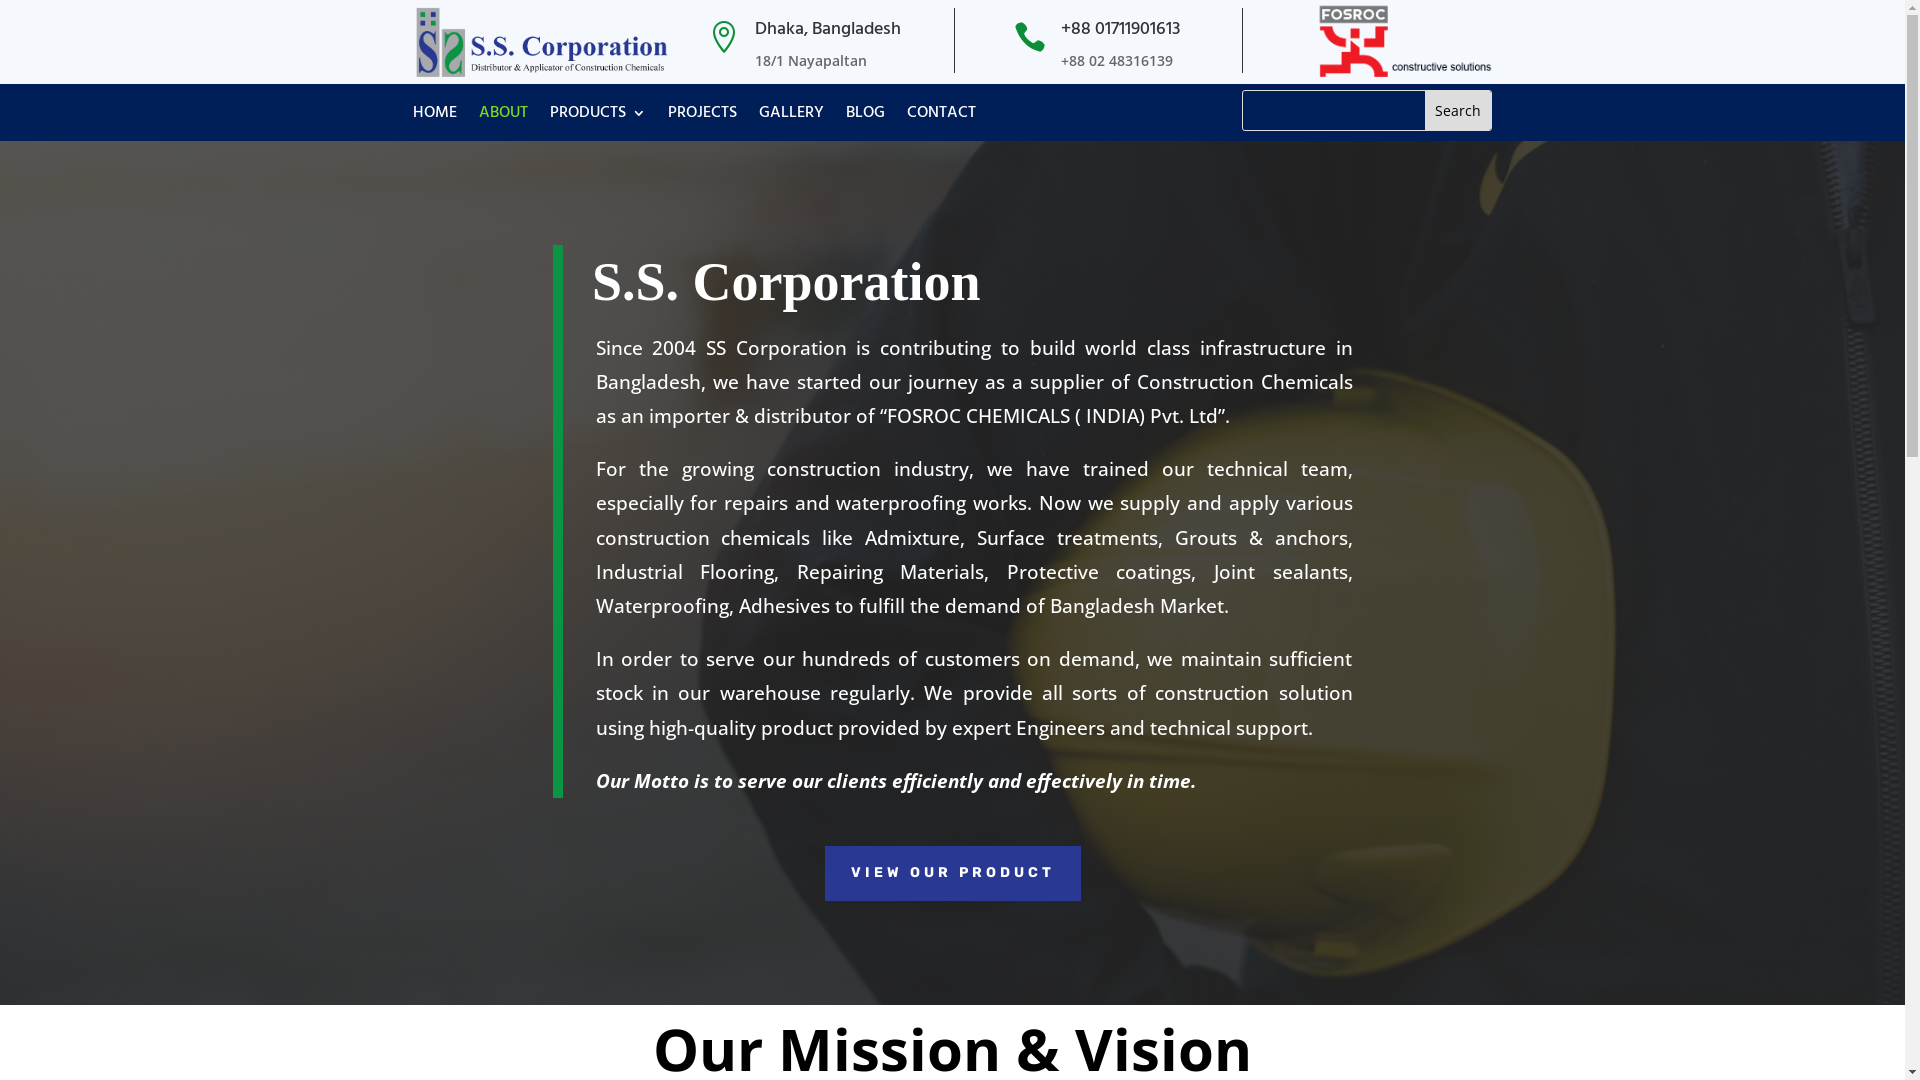  Describe the element at coordinates (939, 116) in the screenshot. I see `'CONTACT'` at that location.